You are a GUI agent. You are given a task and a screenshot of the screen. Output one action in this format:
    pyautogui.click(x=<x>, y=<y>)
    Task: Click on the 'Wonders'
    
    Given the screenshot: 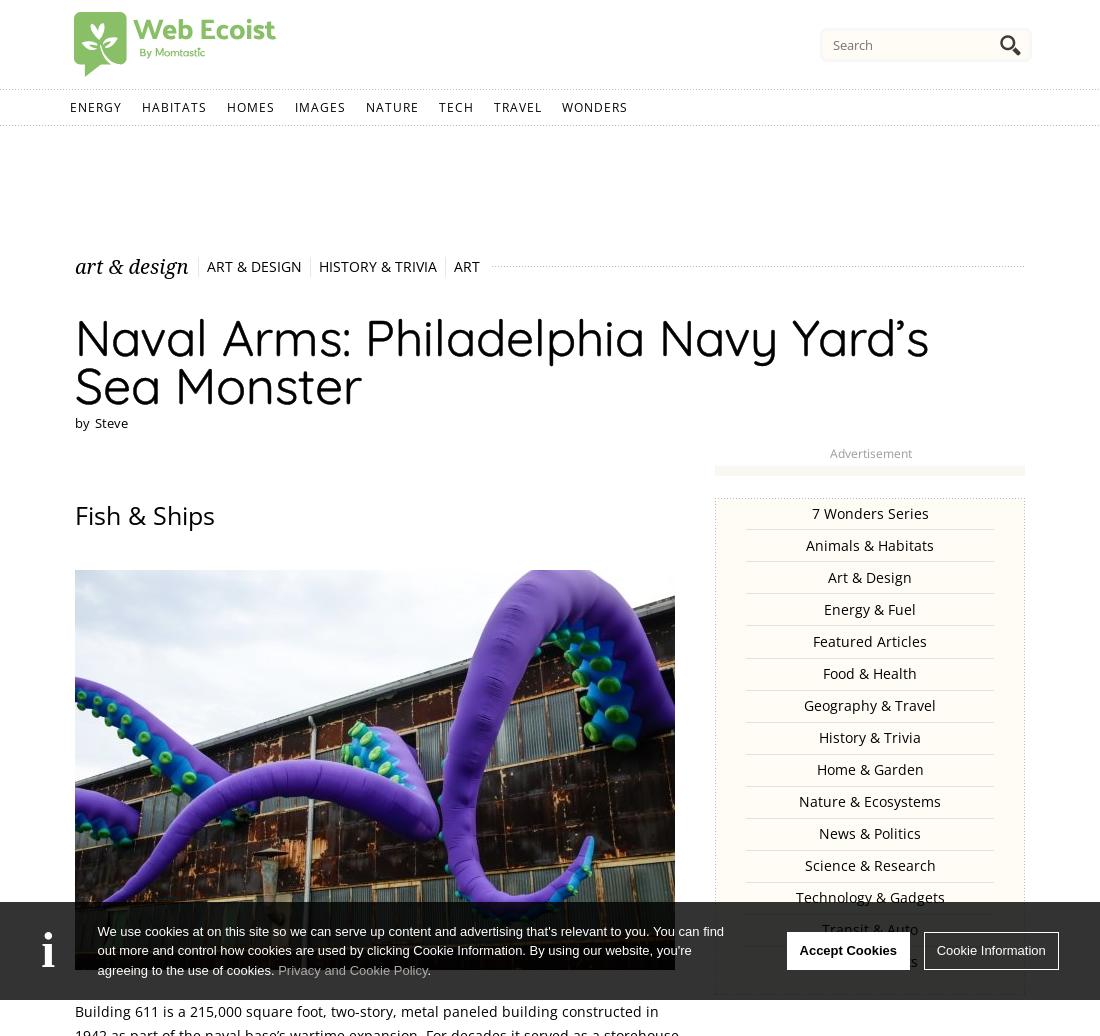 What is the action you would take?
    pyautogui.click(x=593, y=107)
    